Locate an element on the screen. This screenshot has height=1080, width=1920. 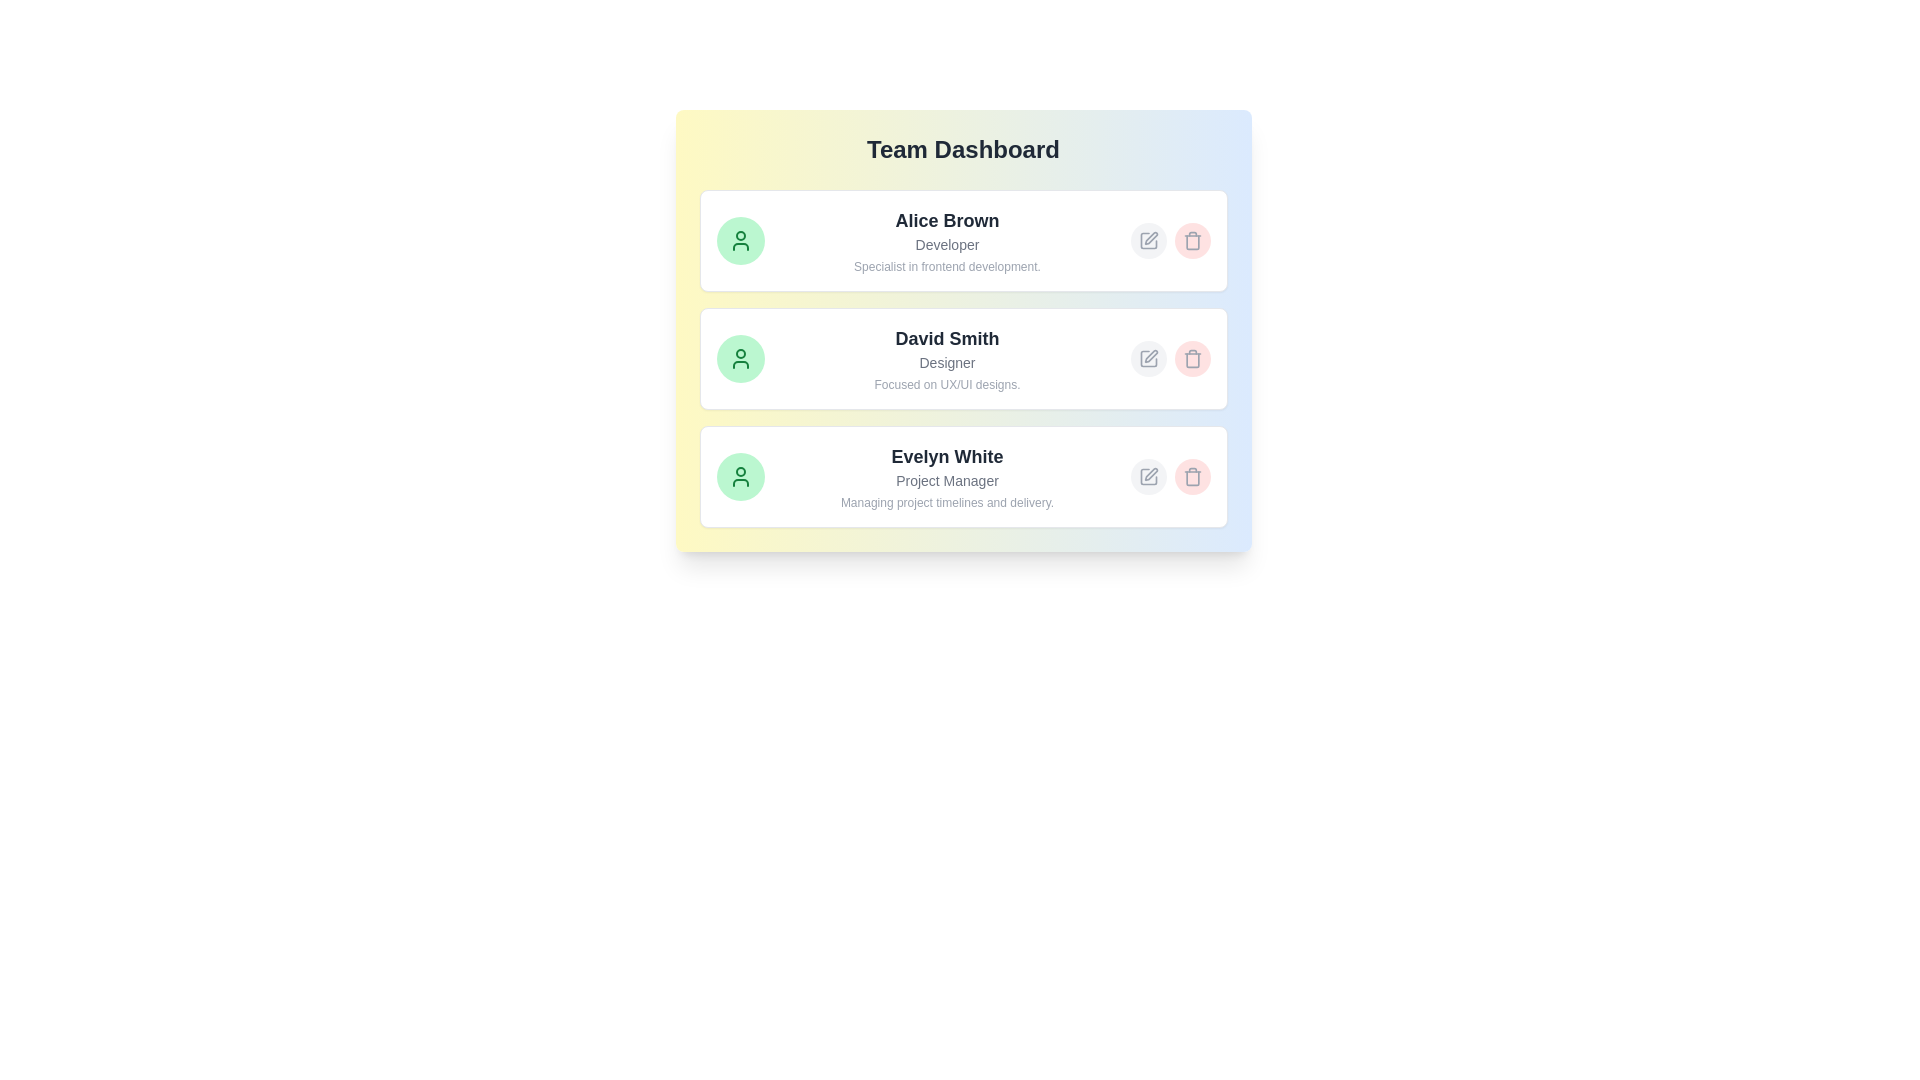
the delete button for 'Evelyn White' is located at coordinates (1192, 477).